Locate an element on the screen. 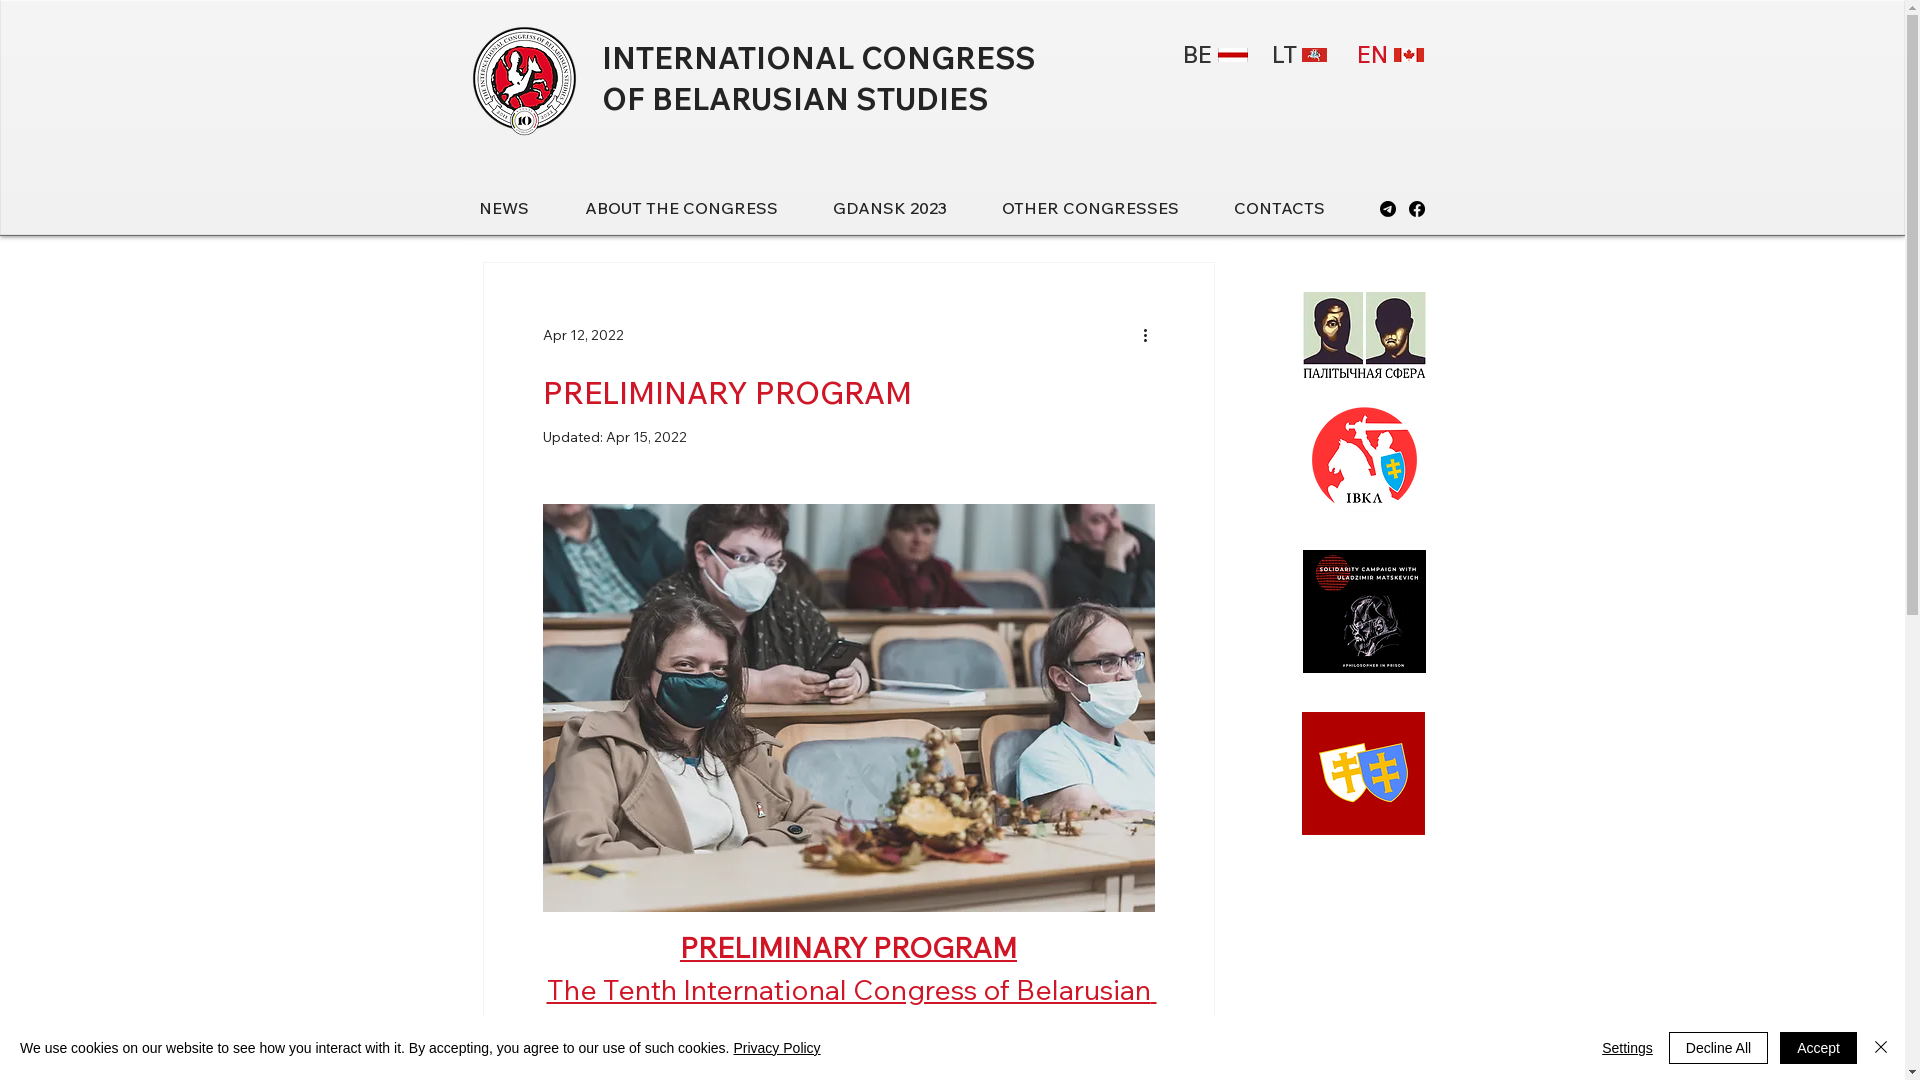 Image resolution: width=1920 pixels, height=1080 pixels. 'EN' is located at coordinates (1386, 53).